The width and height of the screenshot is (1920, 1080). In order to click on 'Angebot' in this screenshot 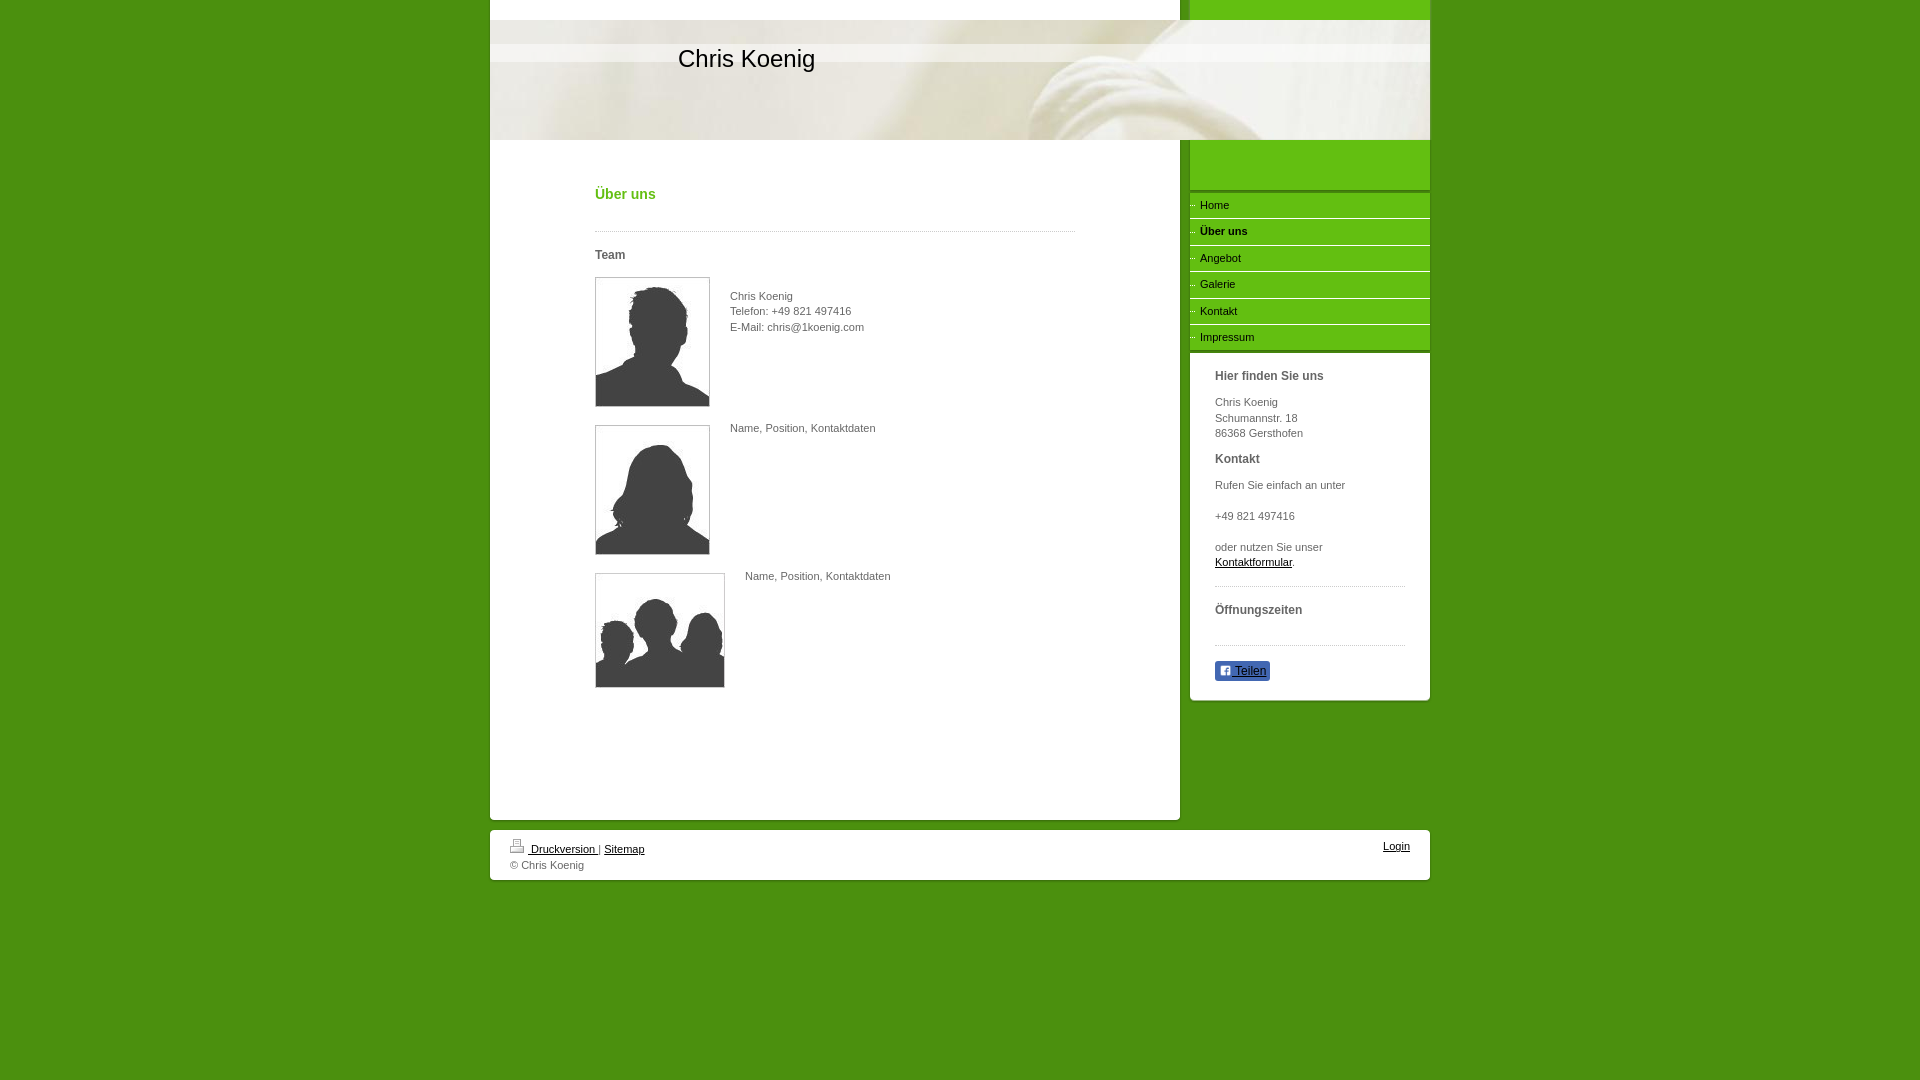, I will do `click(1310, 257)`.